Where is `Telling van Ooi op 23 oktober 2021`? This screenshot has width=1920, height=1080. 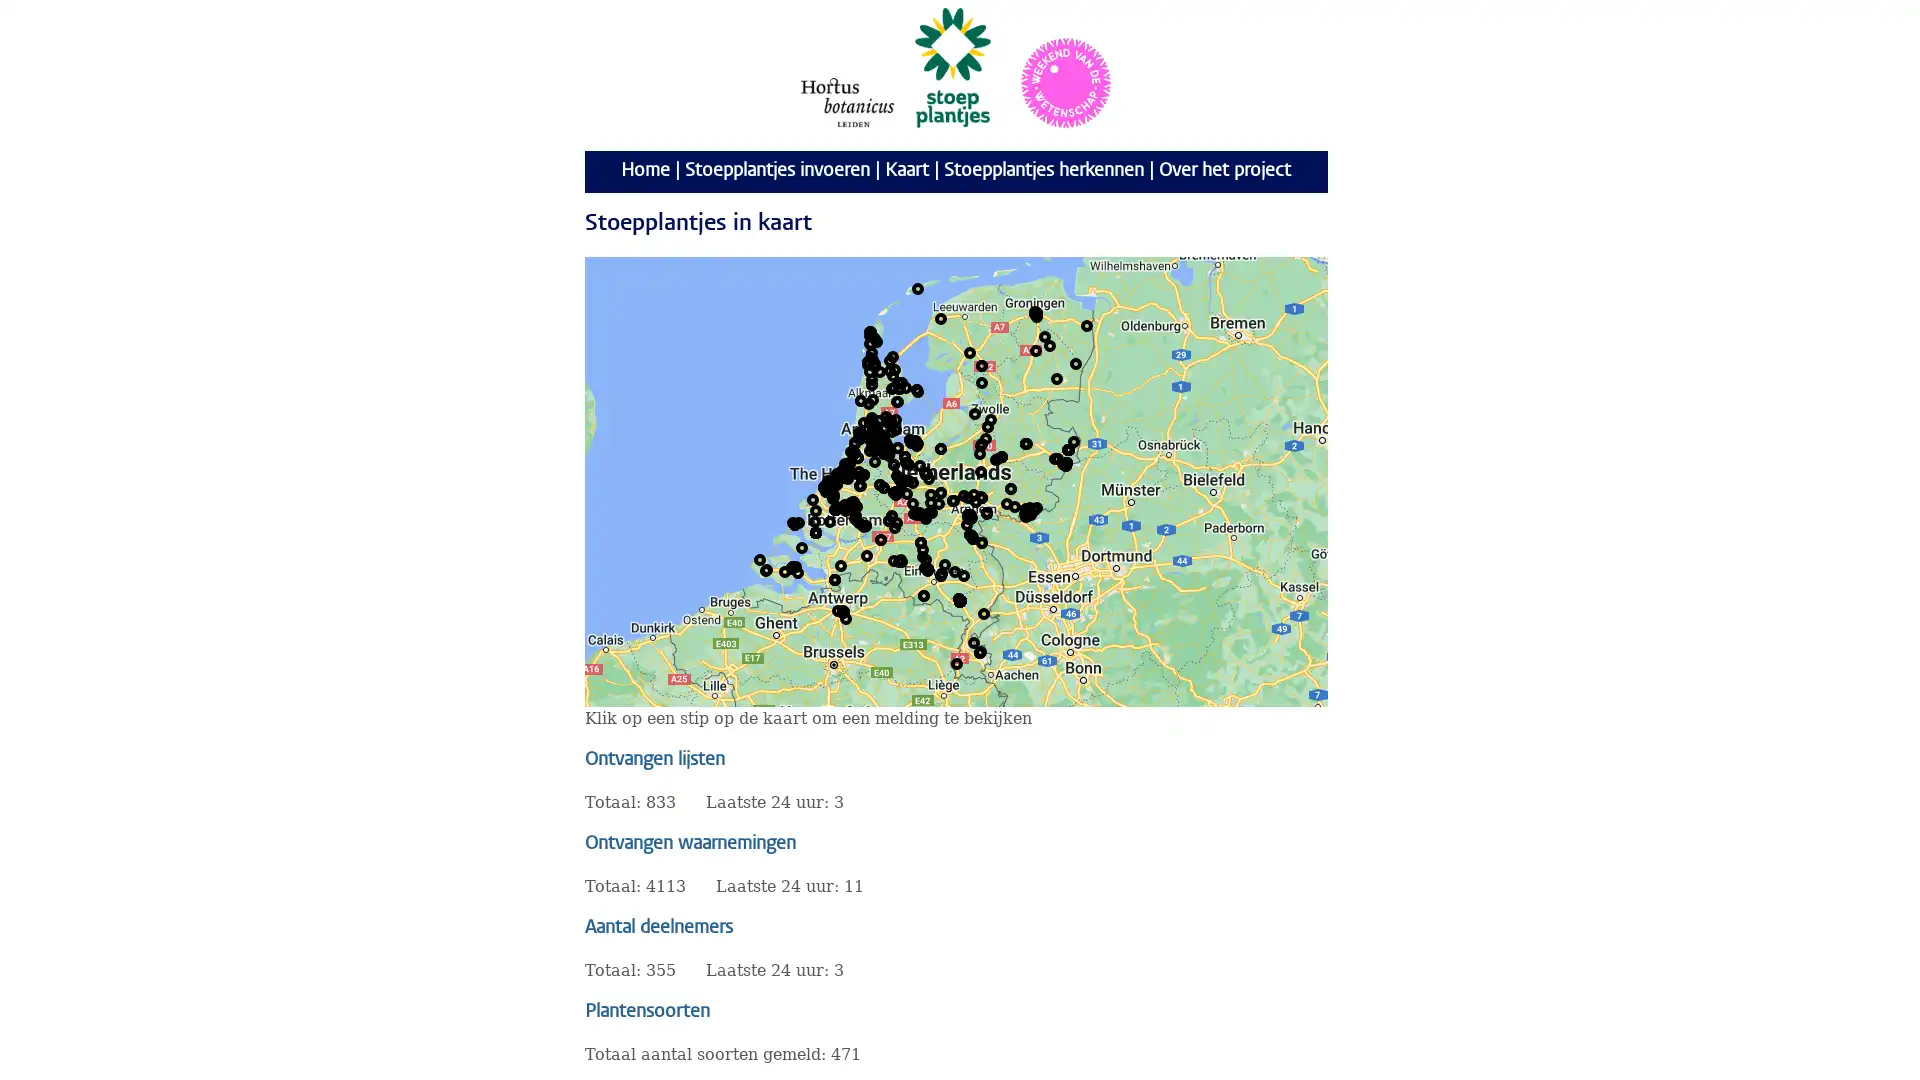
Telling van Ooi op 23 oktober 2021 is located at coordinates (887, 419).